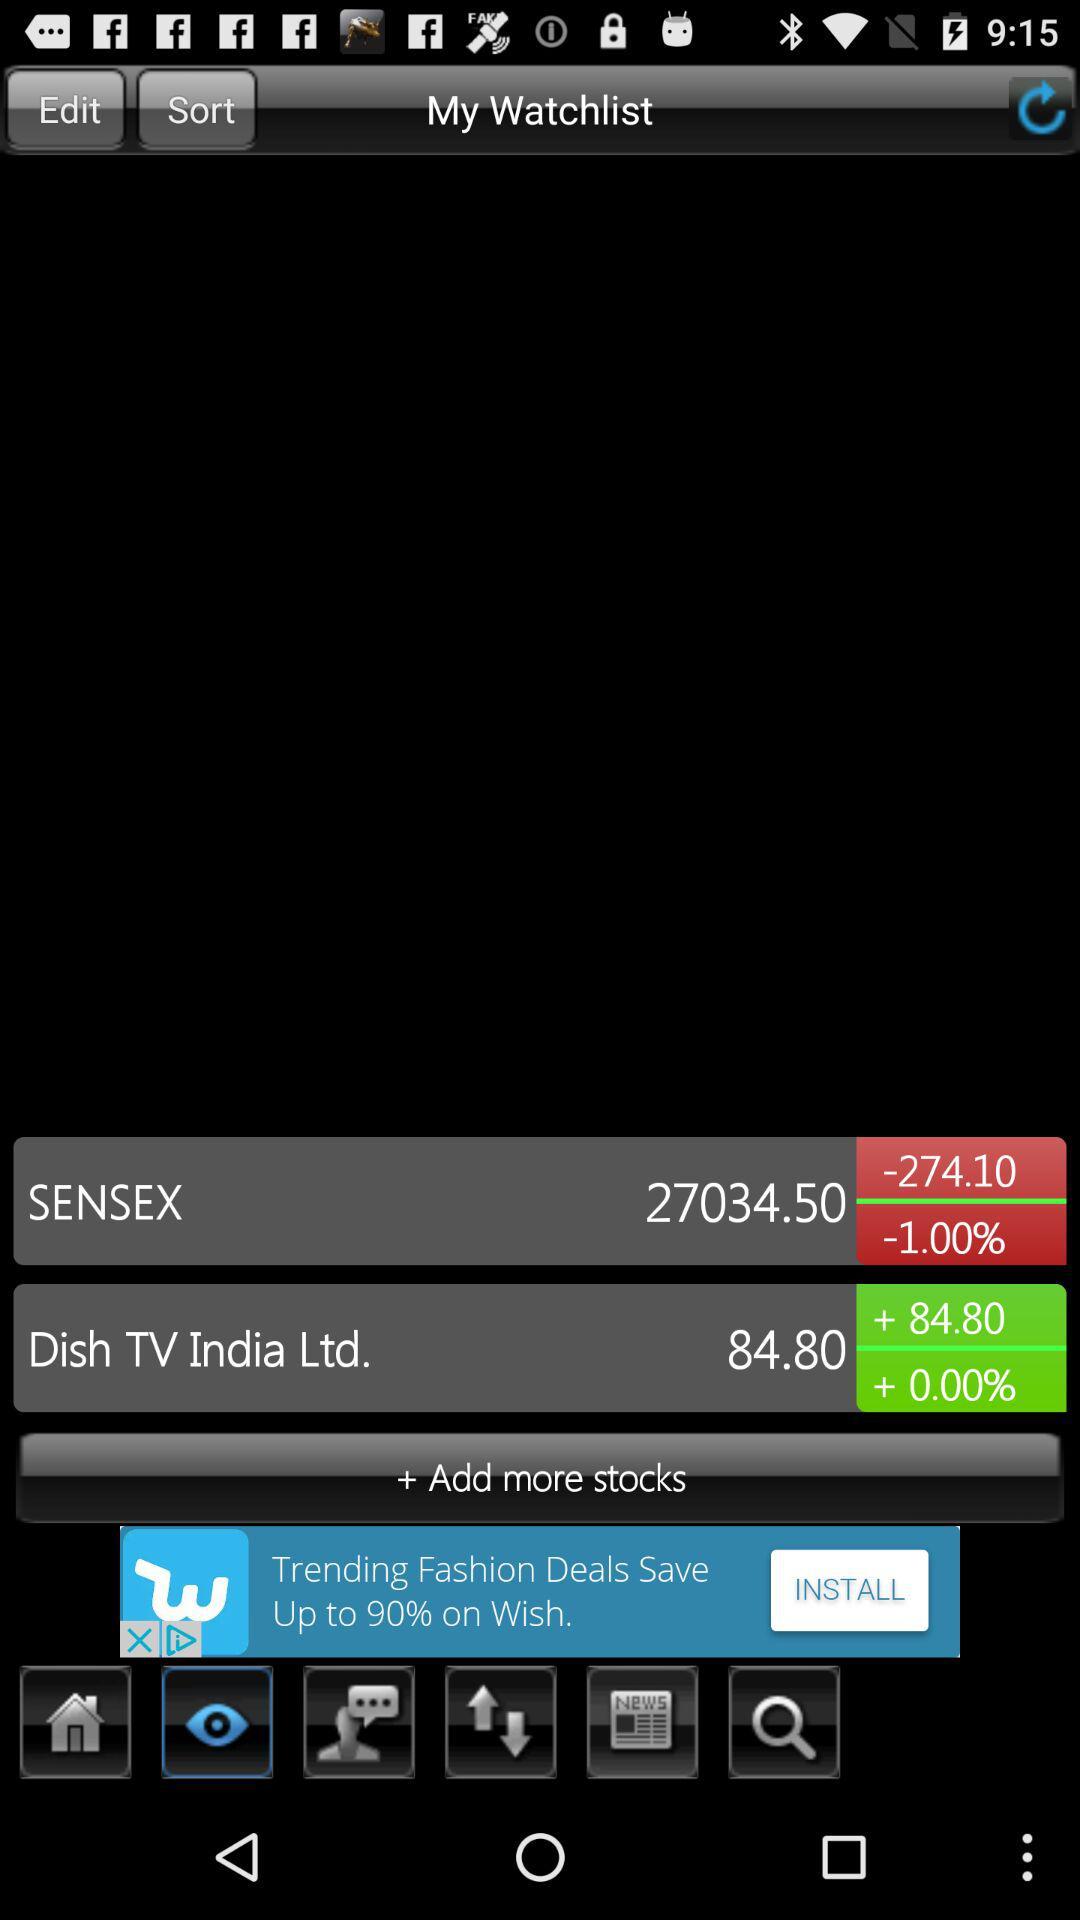 The height and width of the screenshot is (1920, 1080). Describe the element at coordinates (540, 1590) in the screenshot. I see `install an app` at that location.